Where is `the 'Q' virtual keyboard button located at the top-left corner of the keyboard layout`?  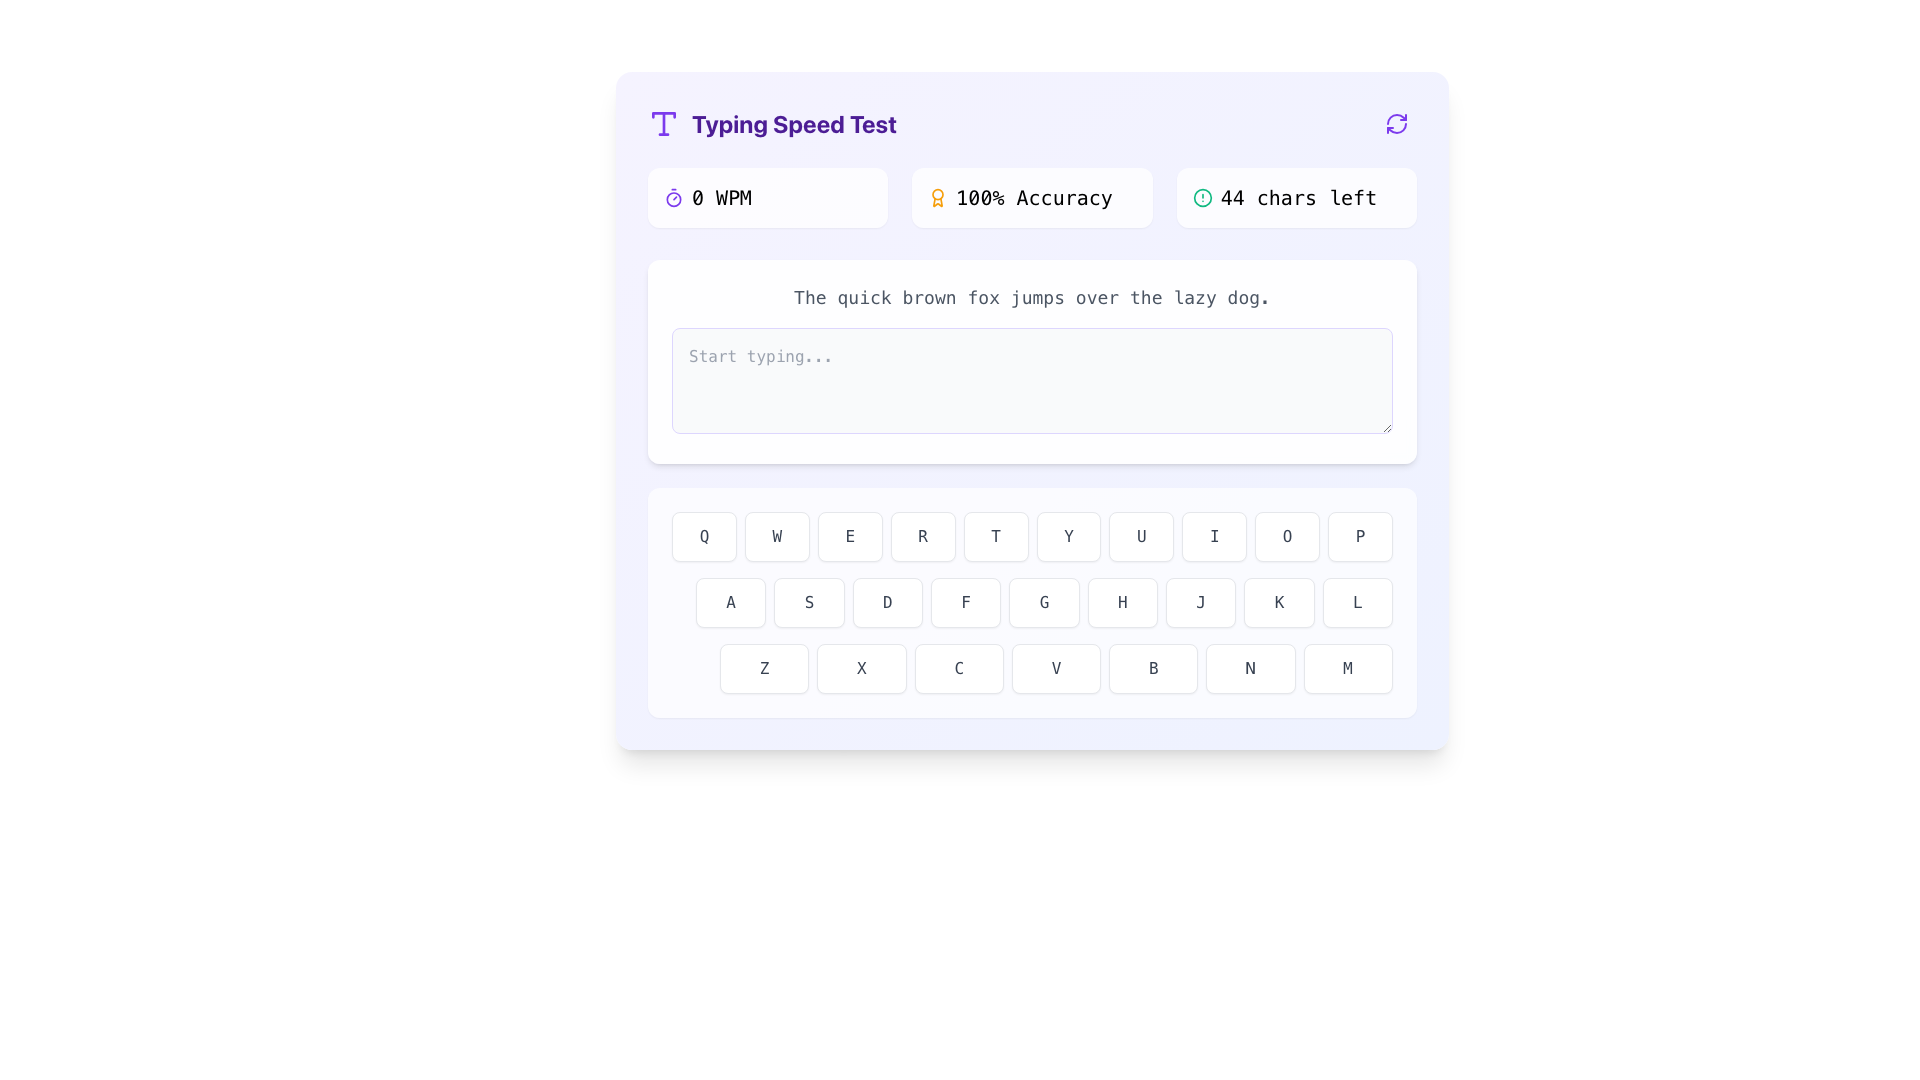 the 'Q' virtual keyboard button located at the top-left corner of the keyboard layout is located at coordinates (704, 535).